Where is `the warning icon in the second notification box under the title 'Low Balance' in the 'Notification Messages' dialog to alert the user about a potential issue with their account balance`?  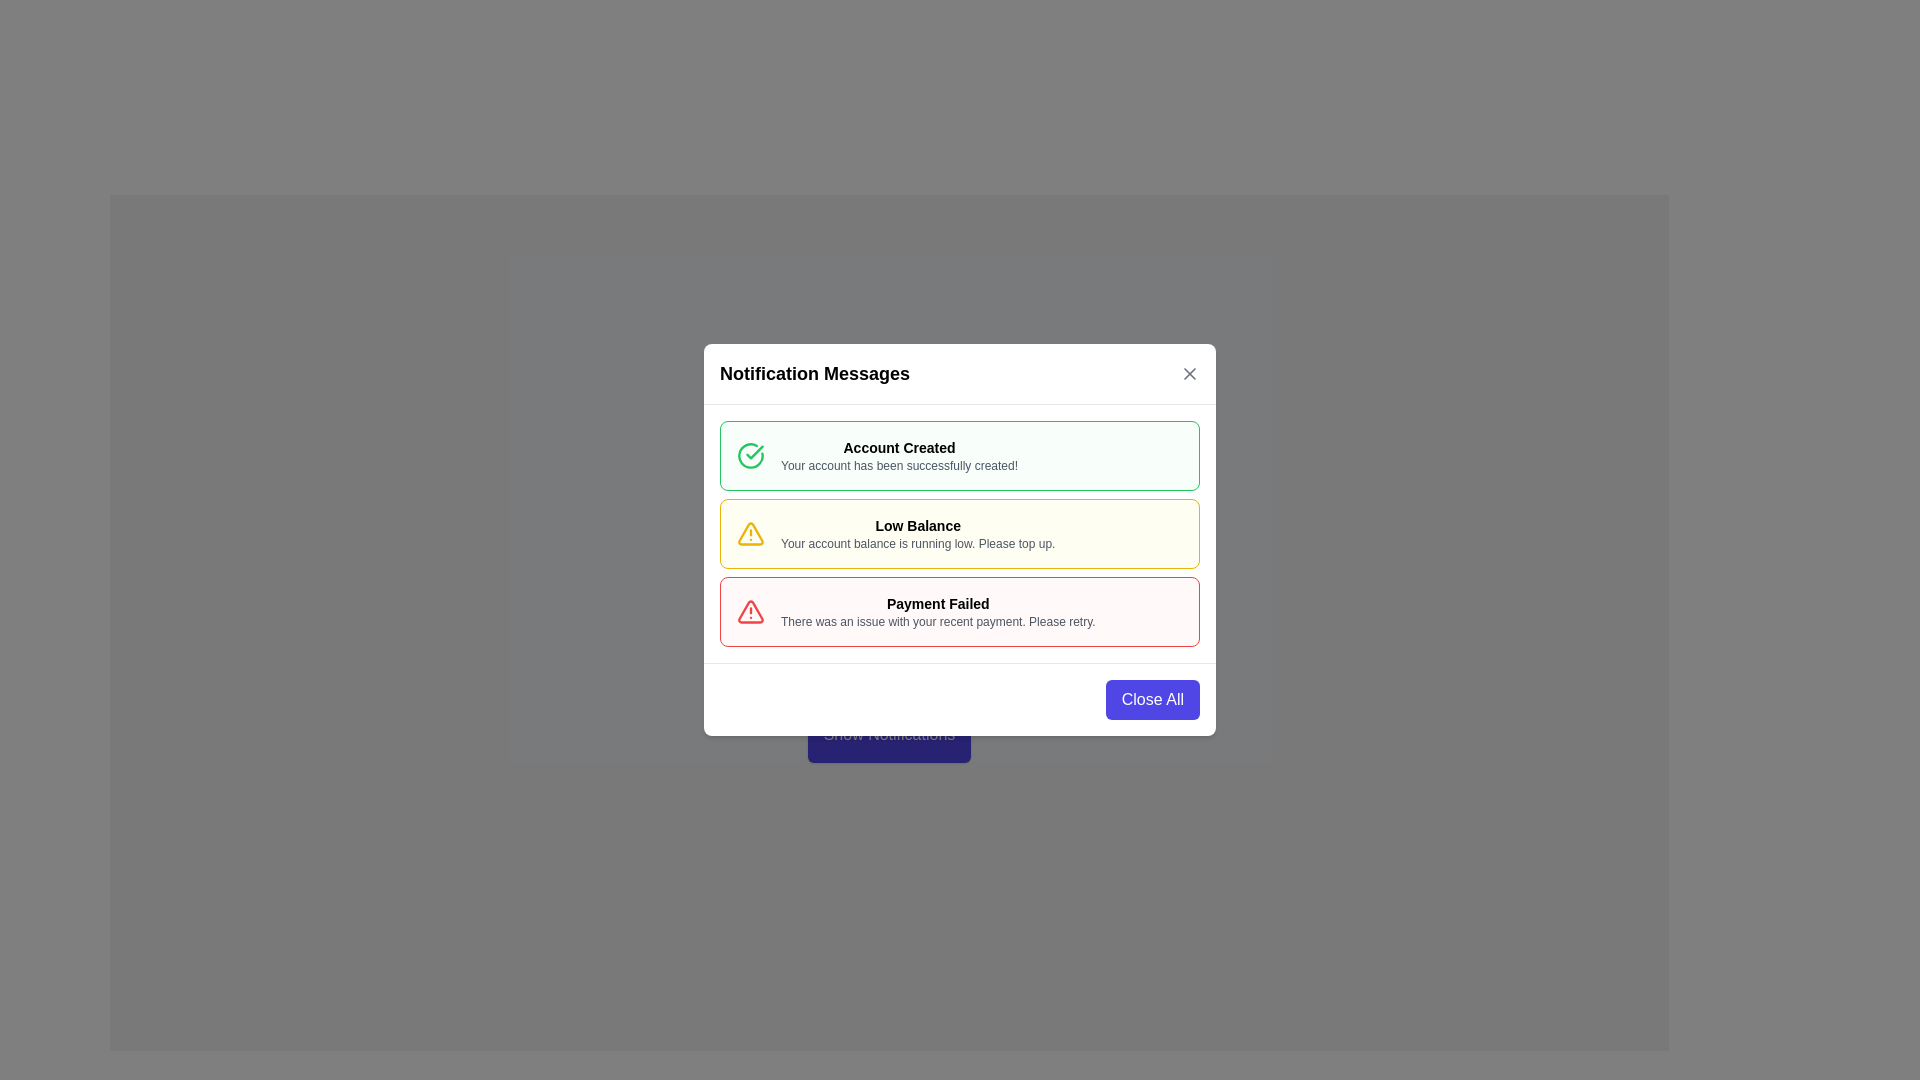
the warning icon in the second notification box under the title 'Low Balance' in the 'Notification Messages' dialog to alert the user about a potential issue with their account balance is located at coordinates (749, 532).